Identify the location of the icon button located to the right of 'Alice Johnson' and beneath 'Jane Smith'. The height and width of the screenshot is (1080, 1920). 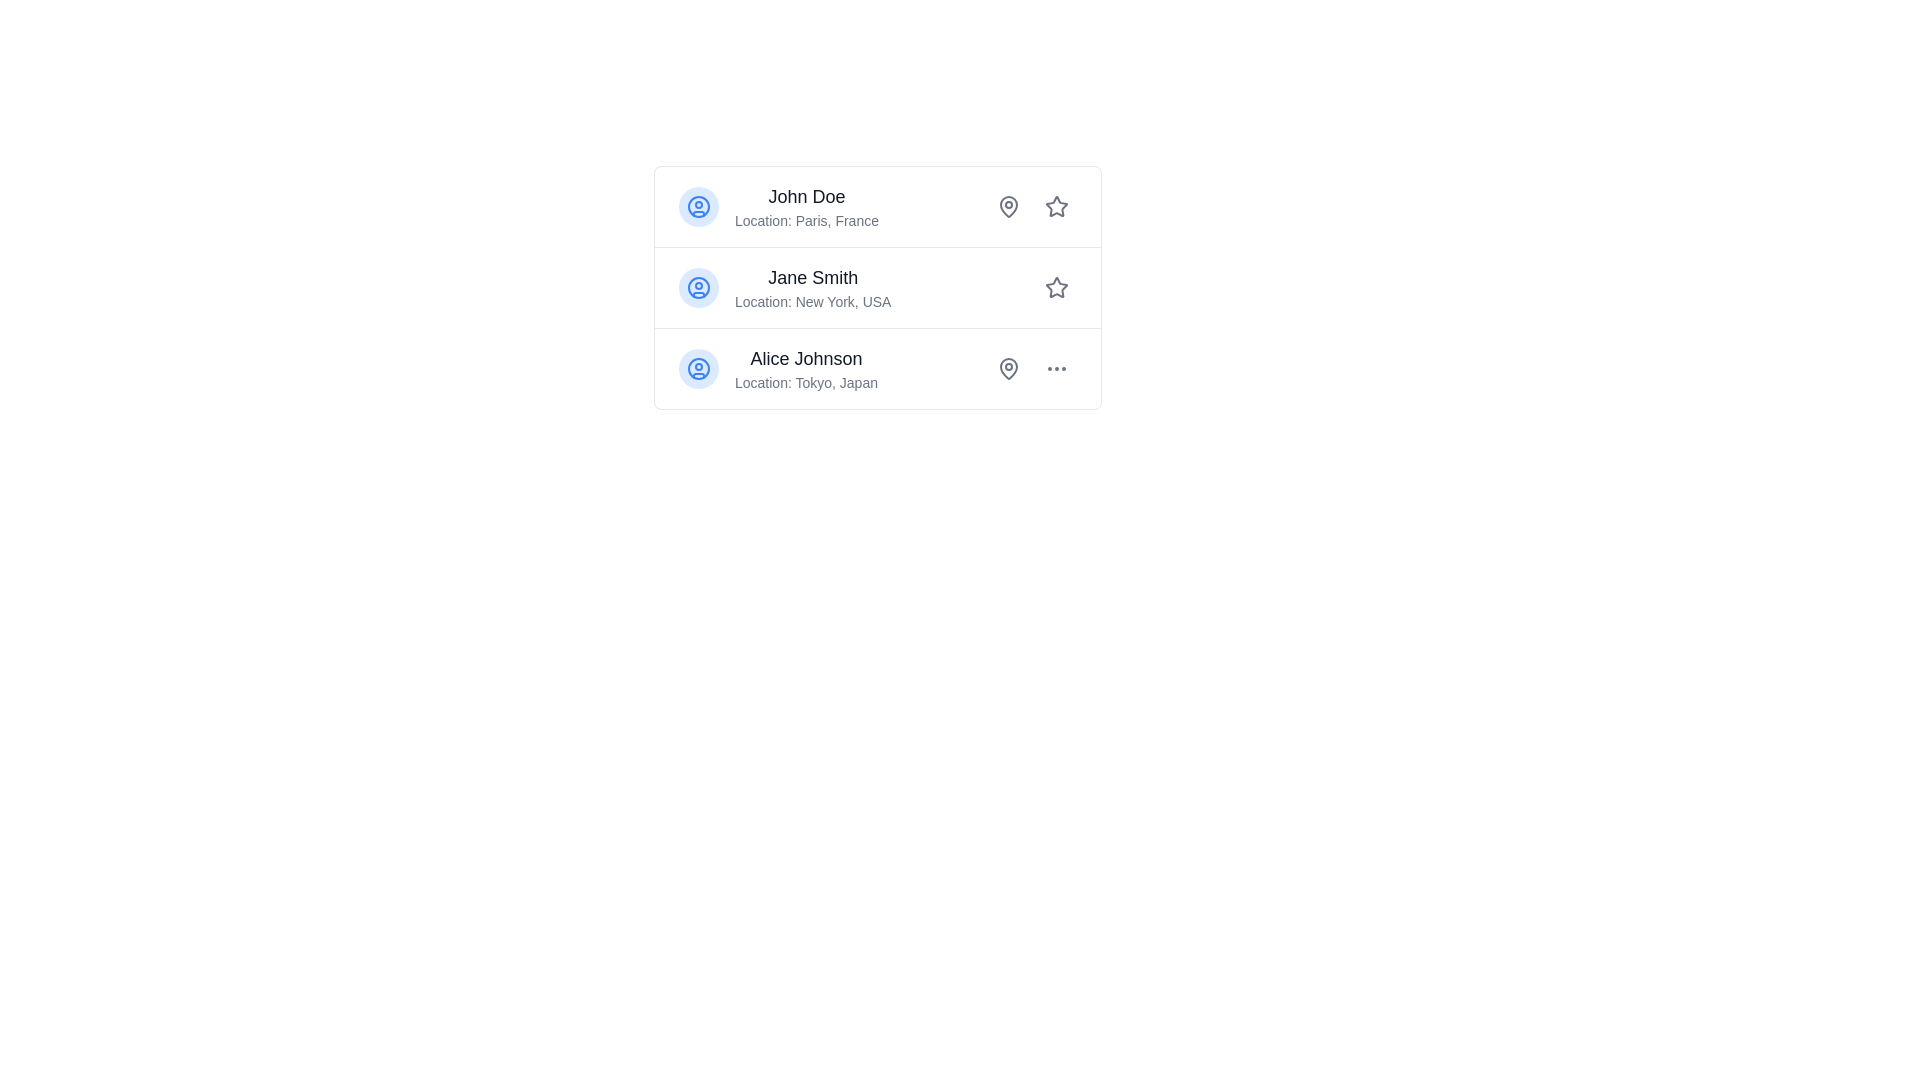
(1008, 369).